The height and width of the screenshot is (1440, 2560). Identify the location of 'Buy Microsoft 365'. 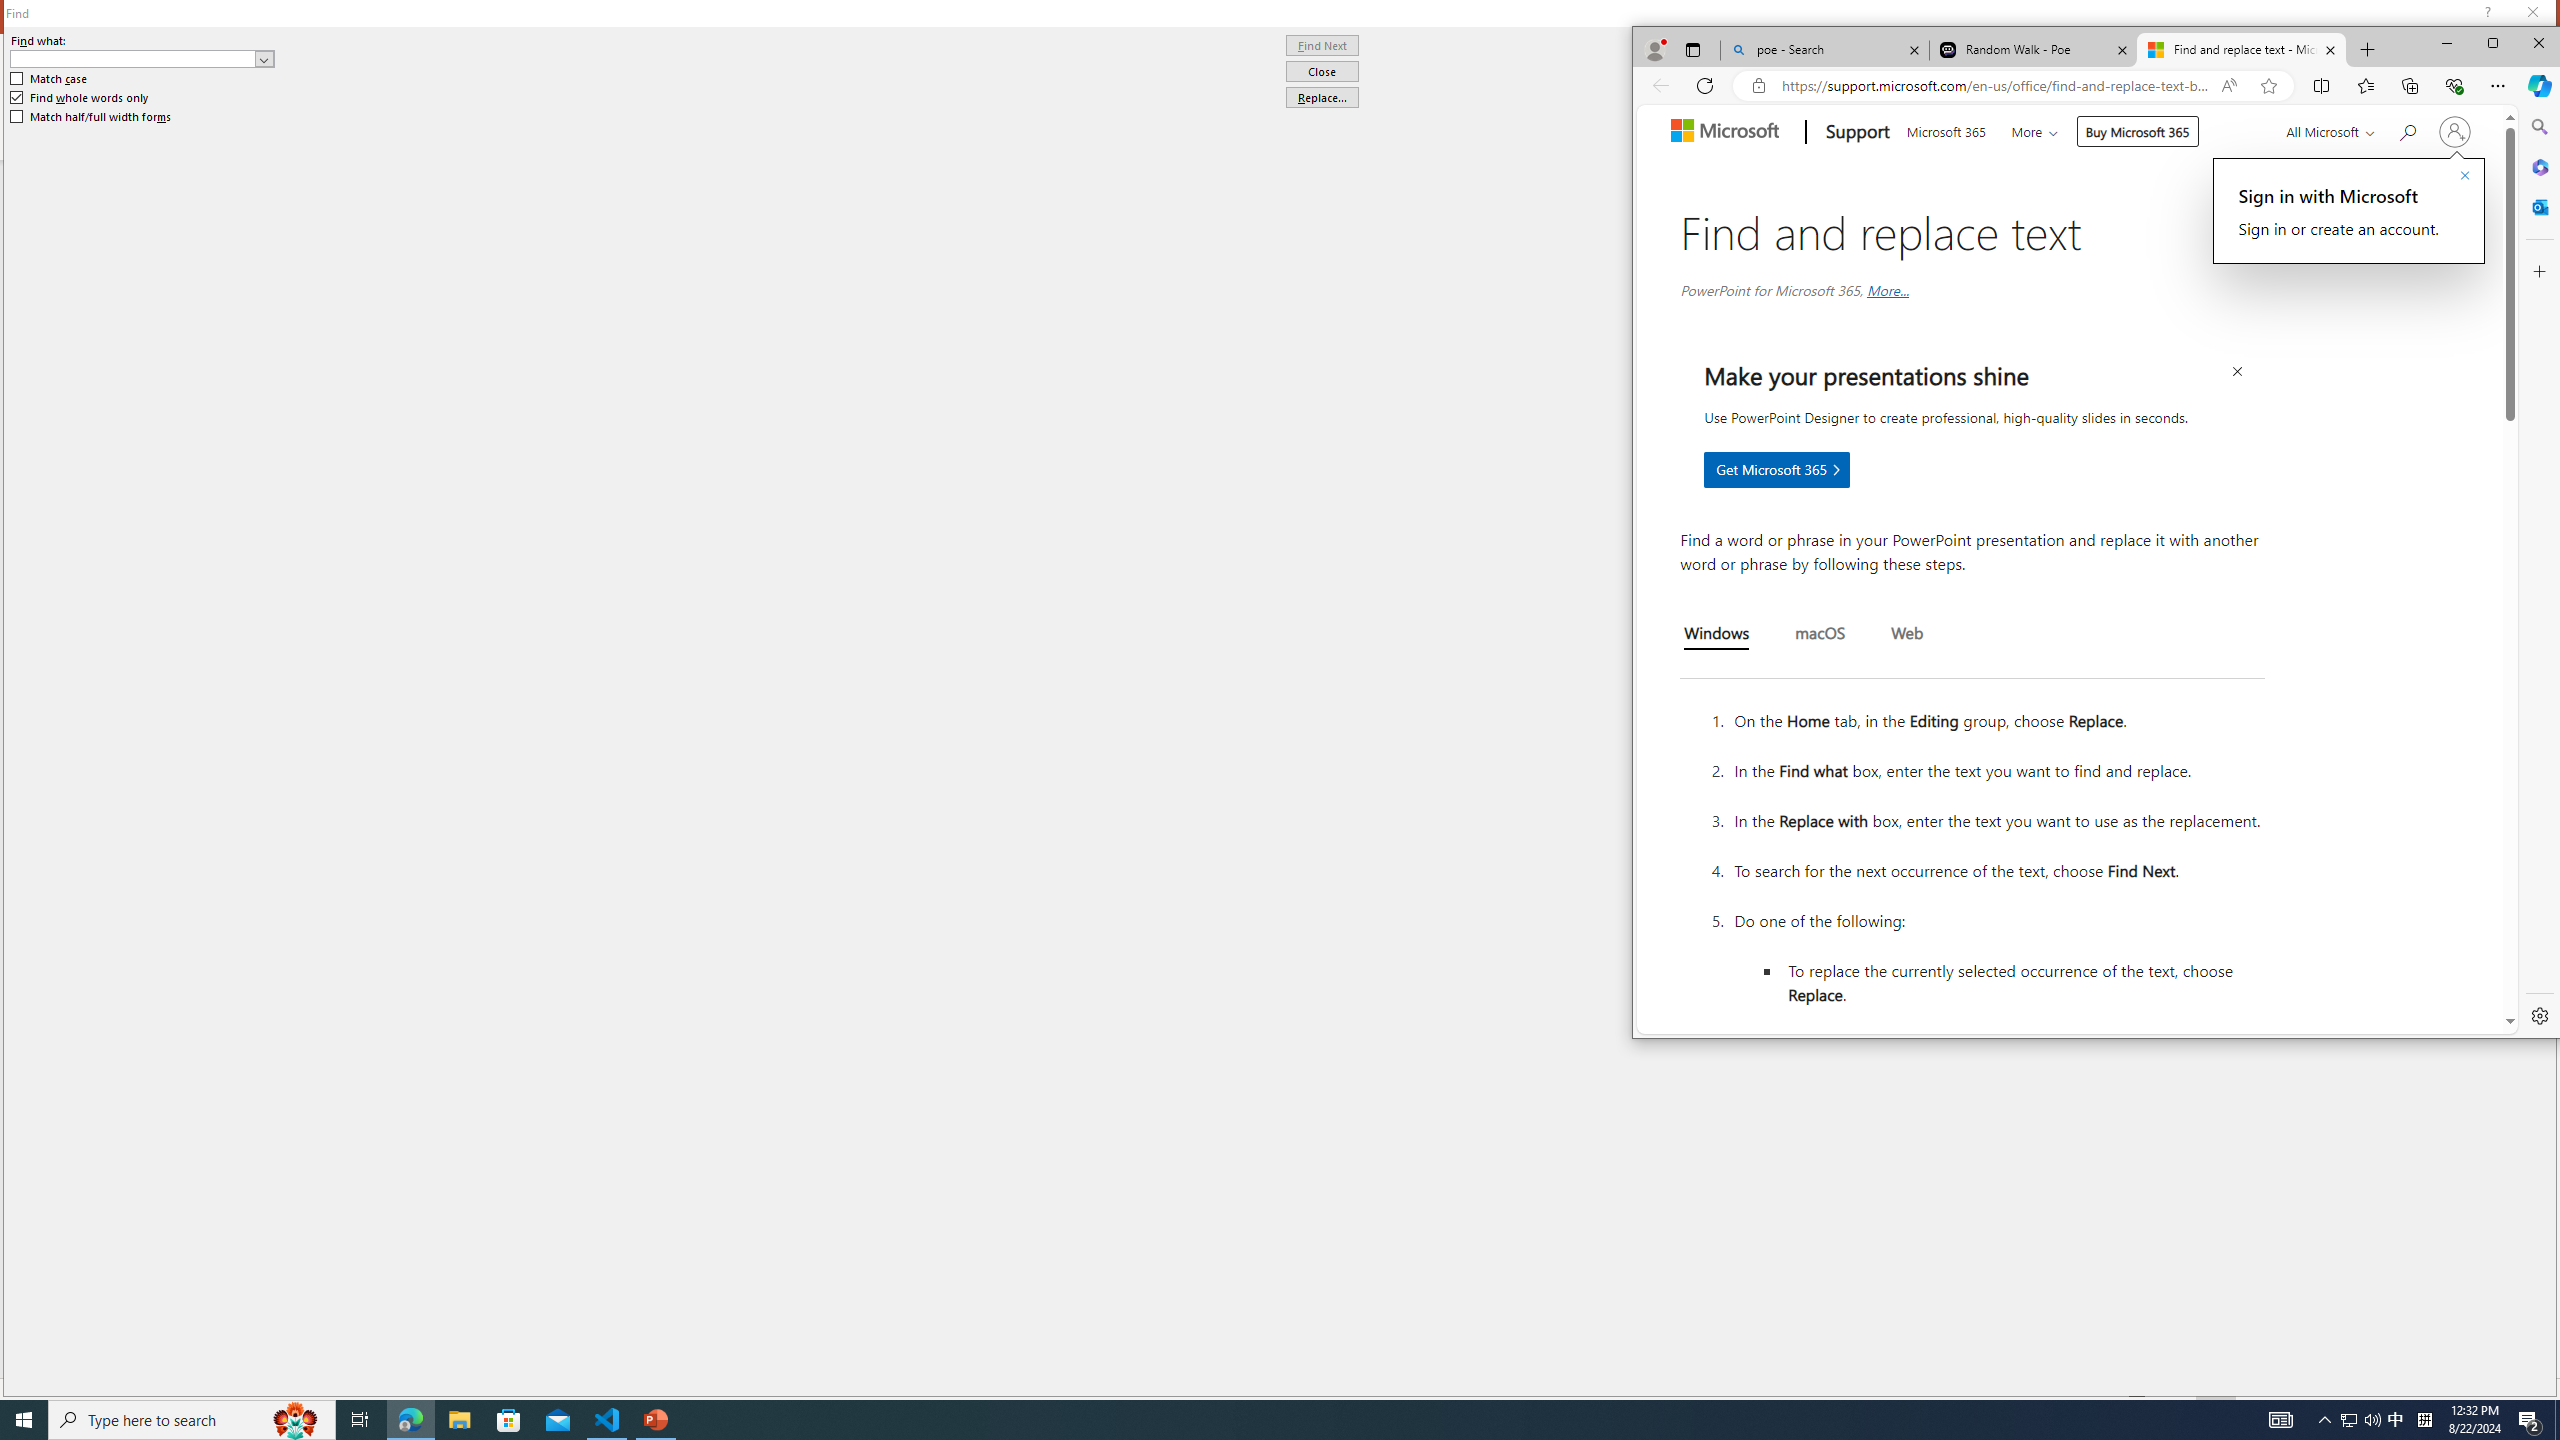
(2136, 130).